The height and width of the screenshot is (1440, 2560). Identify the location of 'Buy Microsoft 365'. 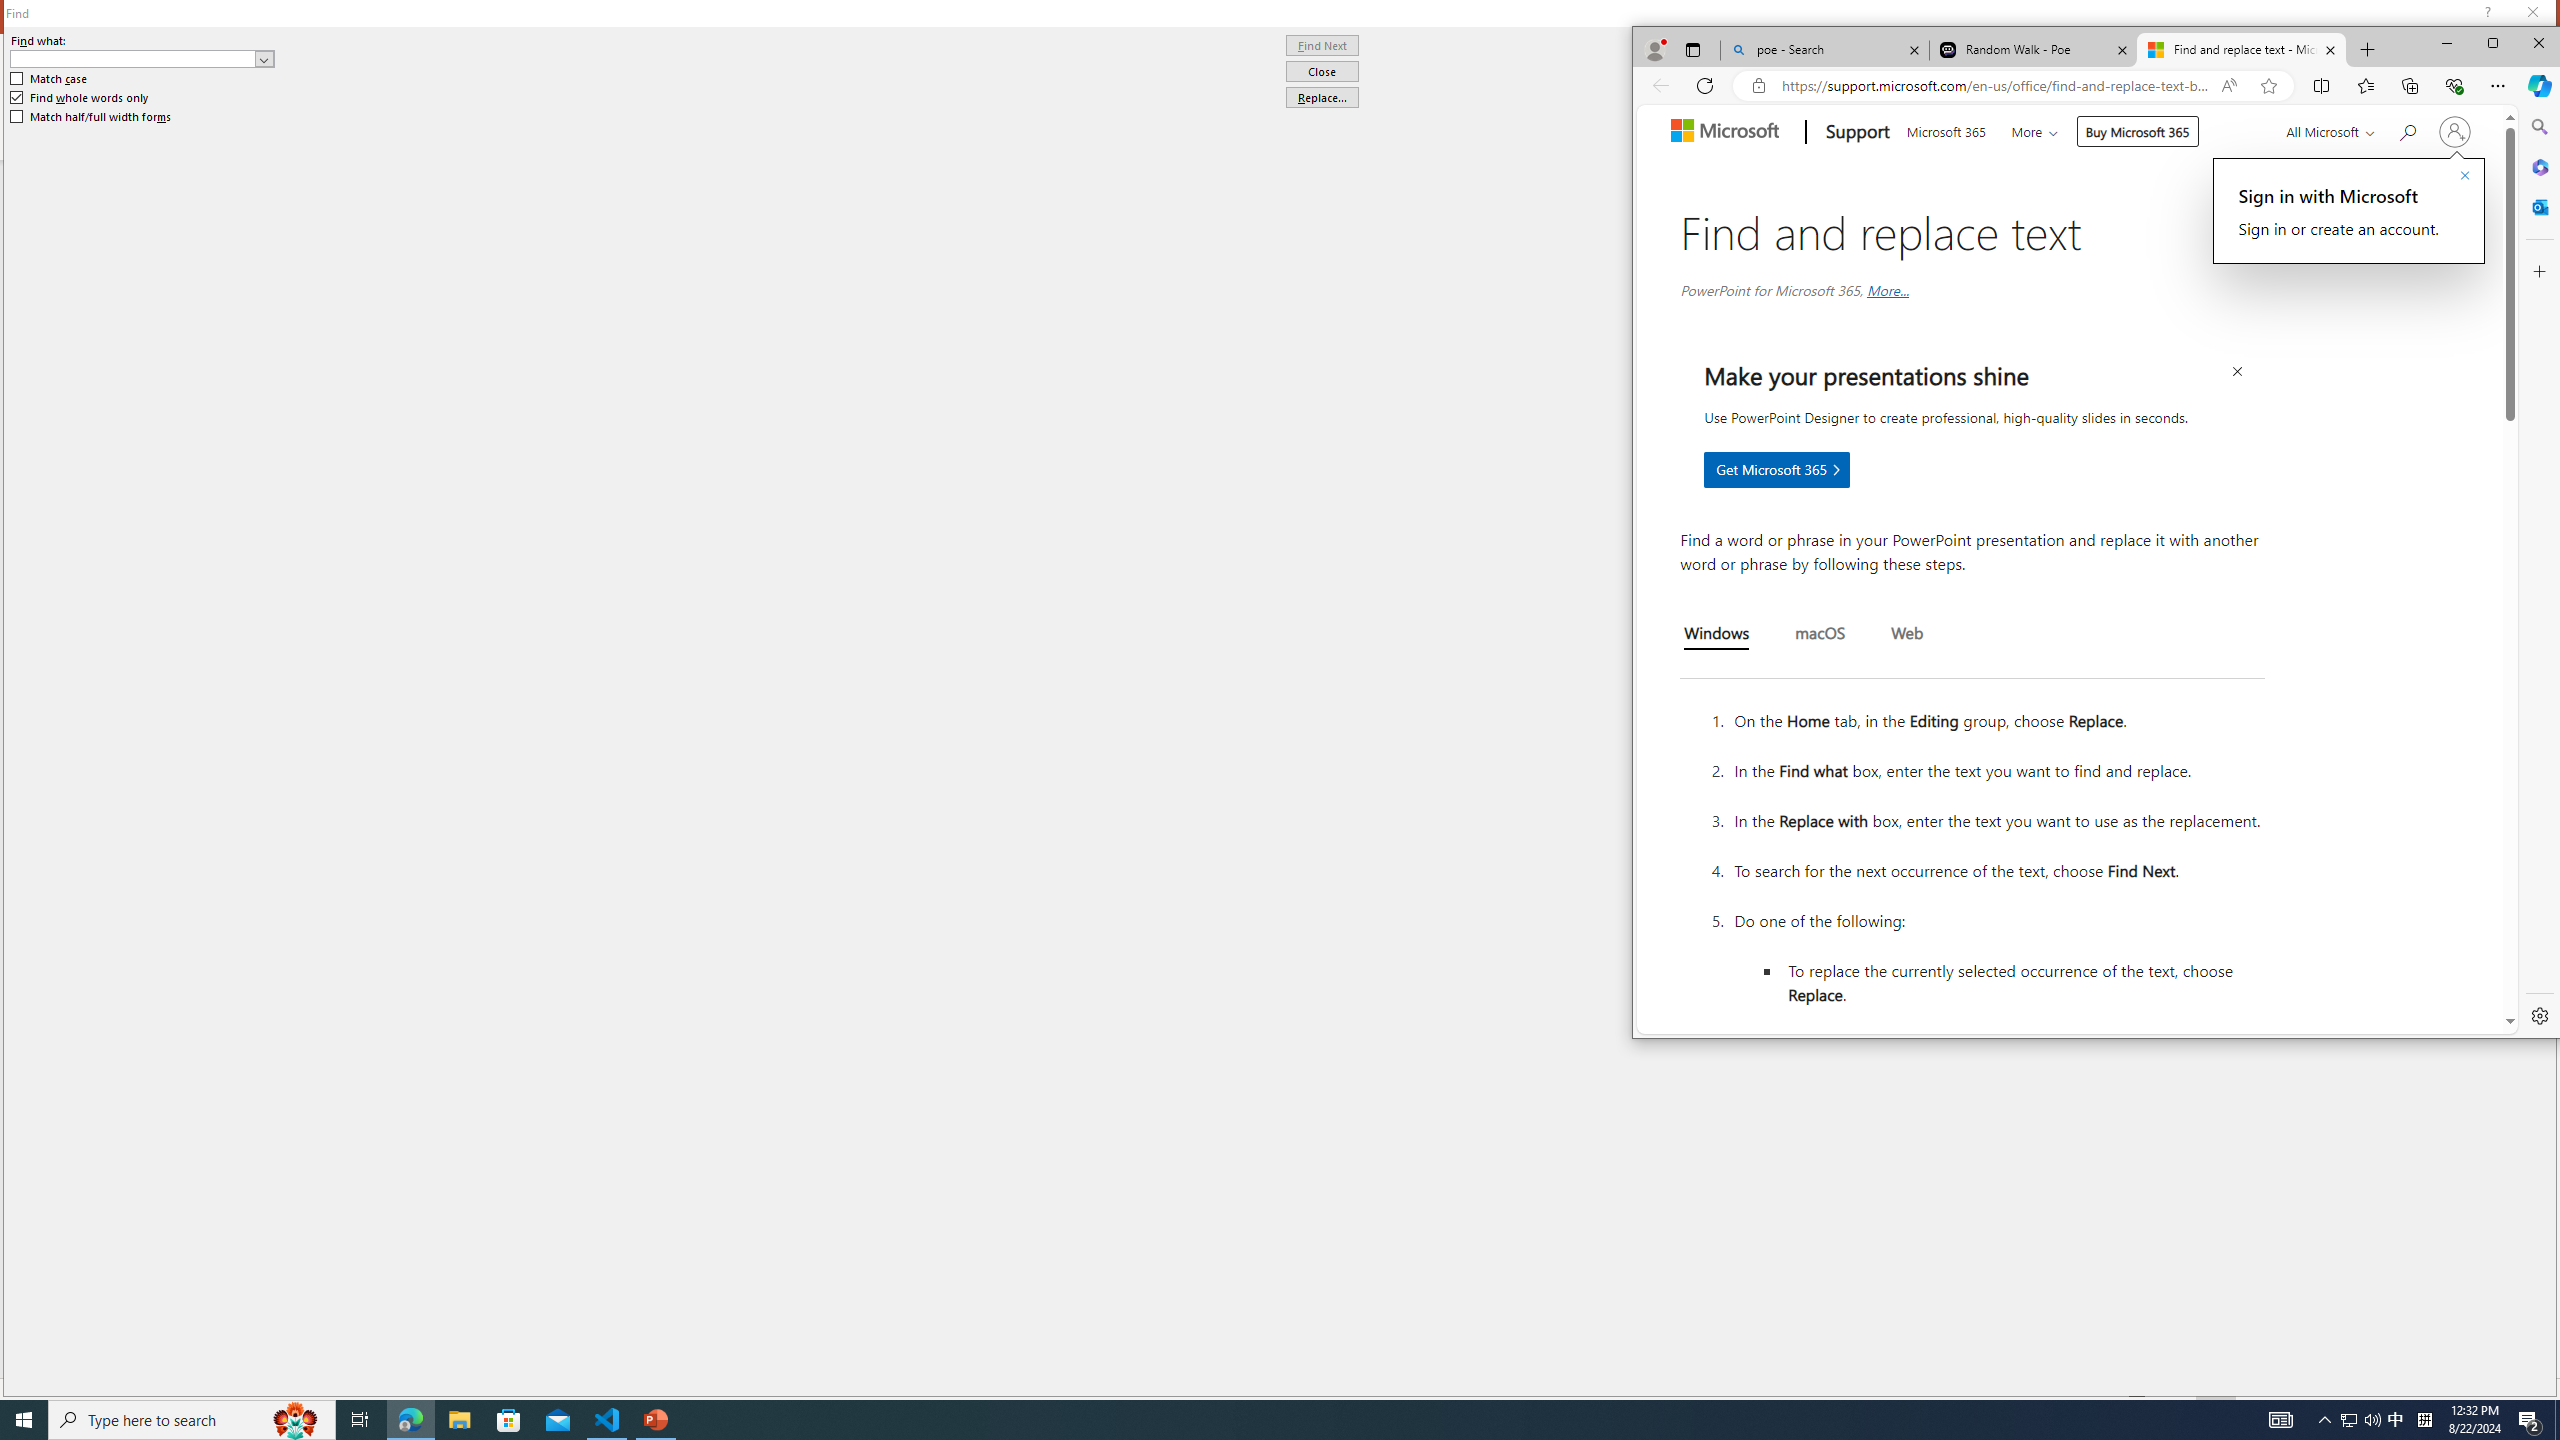
(2136, 130).